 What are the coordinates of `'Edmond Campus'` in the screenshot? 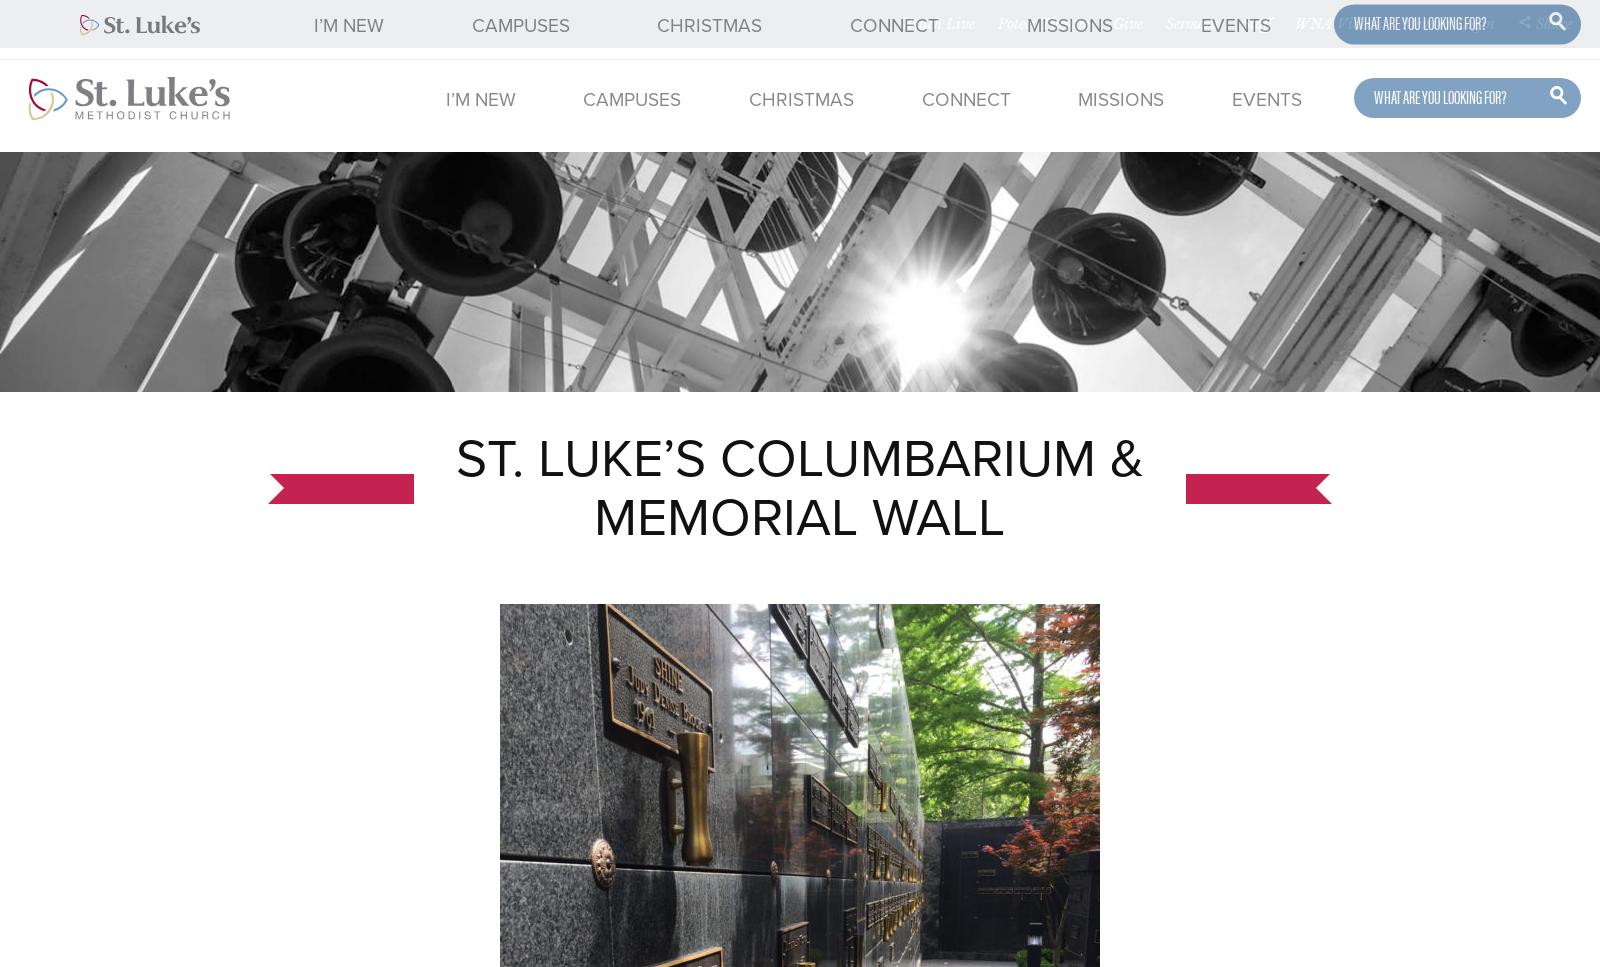 It's located at (816, 112).